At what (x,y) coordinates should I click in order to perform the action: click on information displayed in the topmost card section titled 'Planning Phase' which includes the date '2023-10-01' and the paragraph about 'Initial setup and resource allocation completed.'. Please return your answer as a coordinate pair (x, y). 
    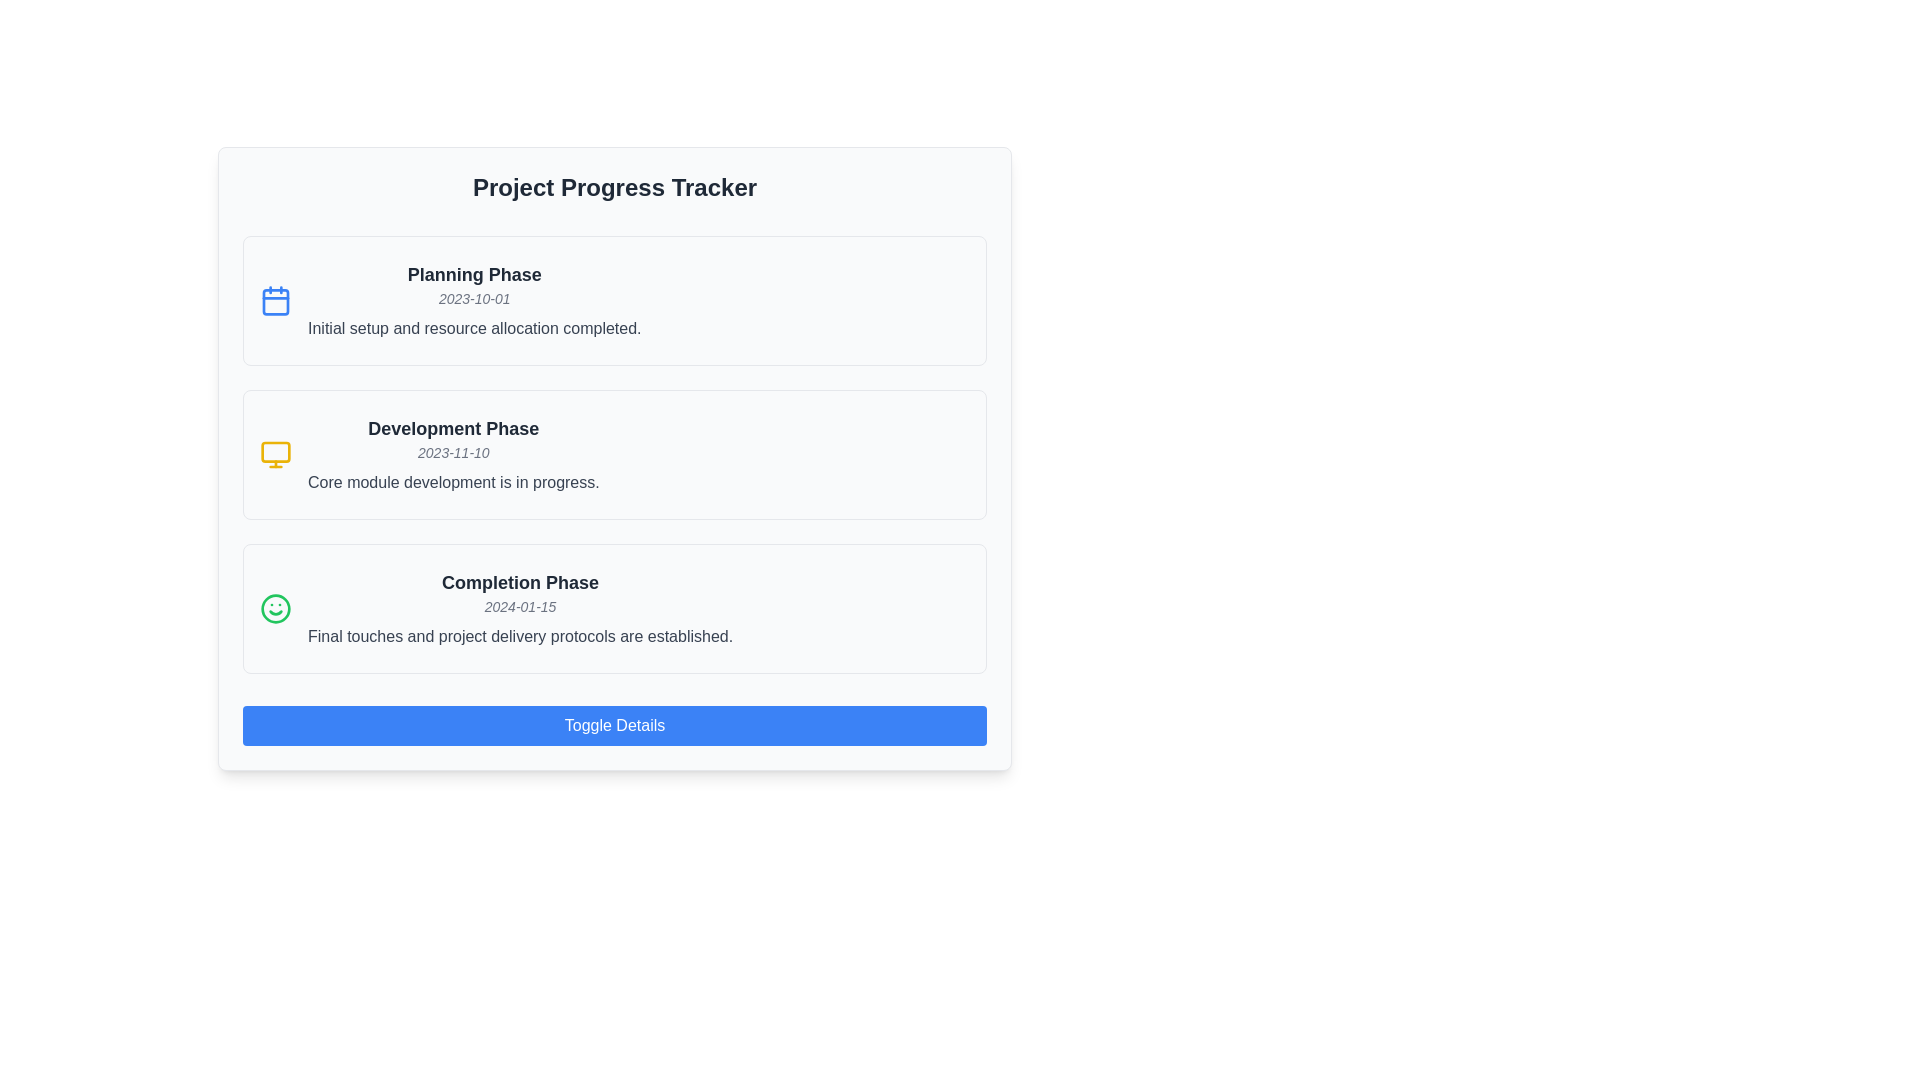
    Looking at the image, I should click on (473, 300).